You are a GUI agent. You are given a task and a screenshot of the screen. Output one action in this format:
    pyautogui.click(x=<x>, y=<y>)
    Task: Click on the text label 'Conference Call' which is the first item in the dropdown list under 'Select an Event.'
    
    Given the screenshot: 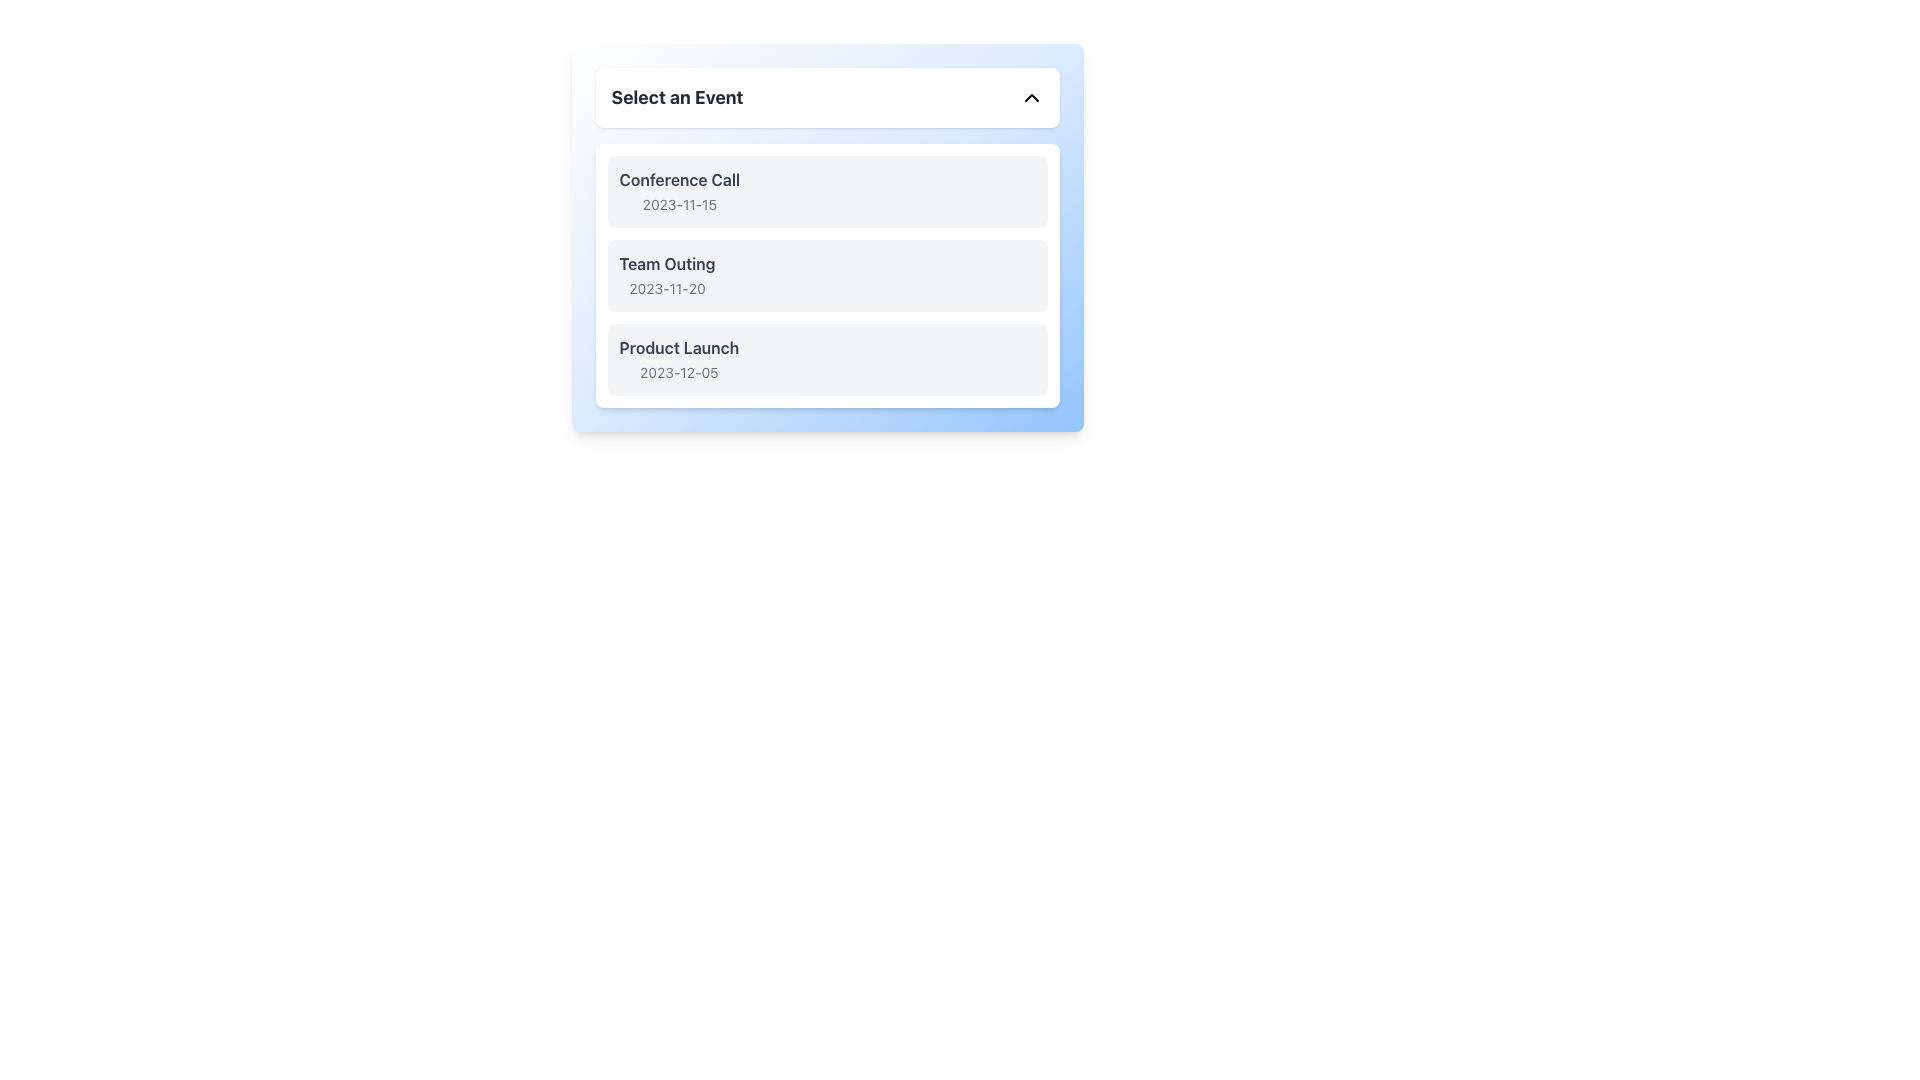 What is the action you would take?
    pyautogui.click(x=679, y=180)
    